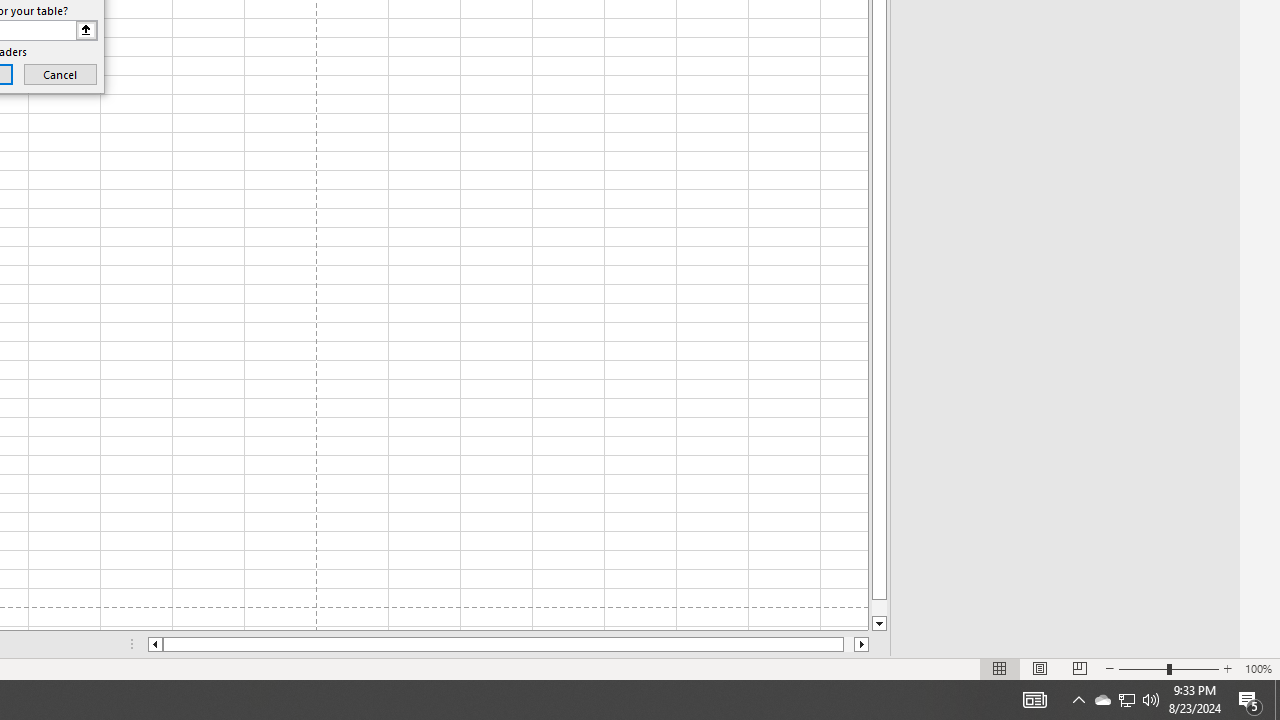  I want to click on 'Line down', so click(879, 623).